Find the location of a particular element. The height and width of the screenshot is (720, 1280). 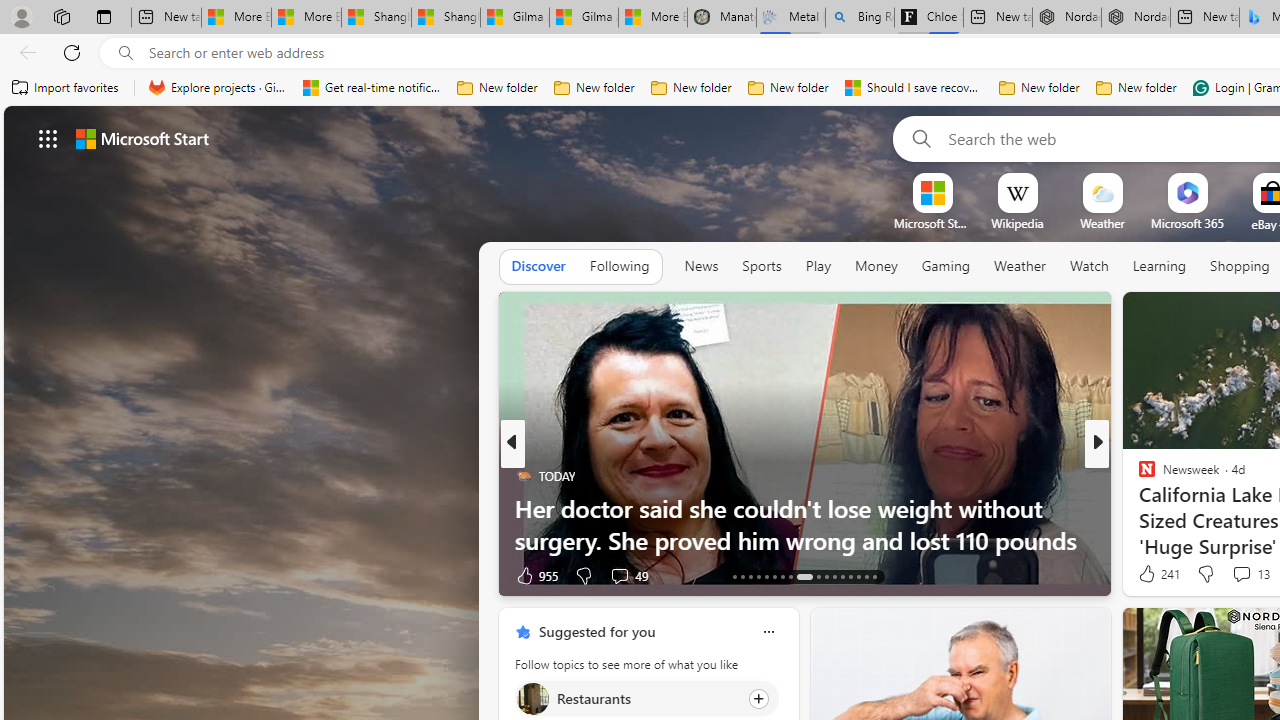

'Microsoft 365' is located at coordinates (1187, 223).